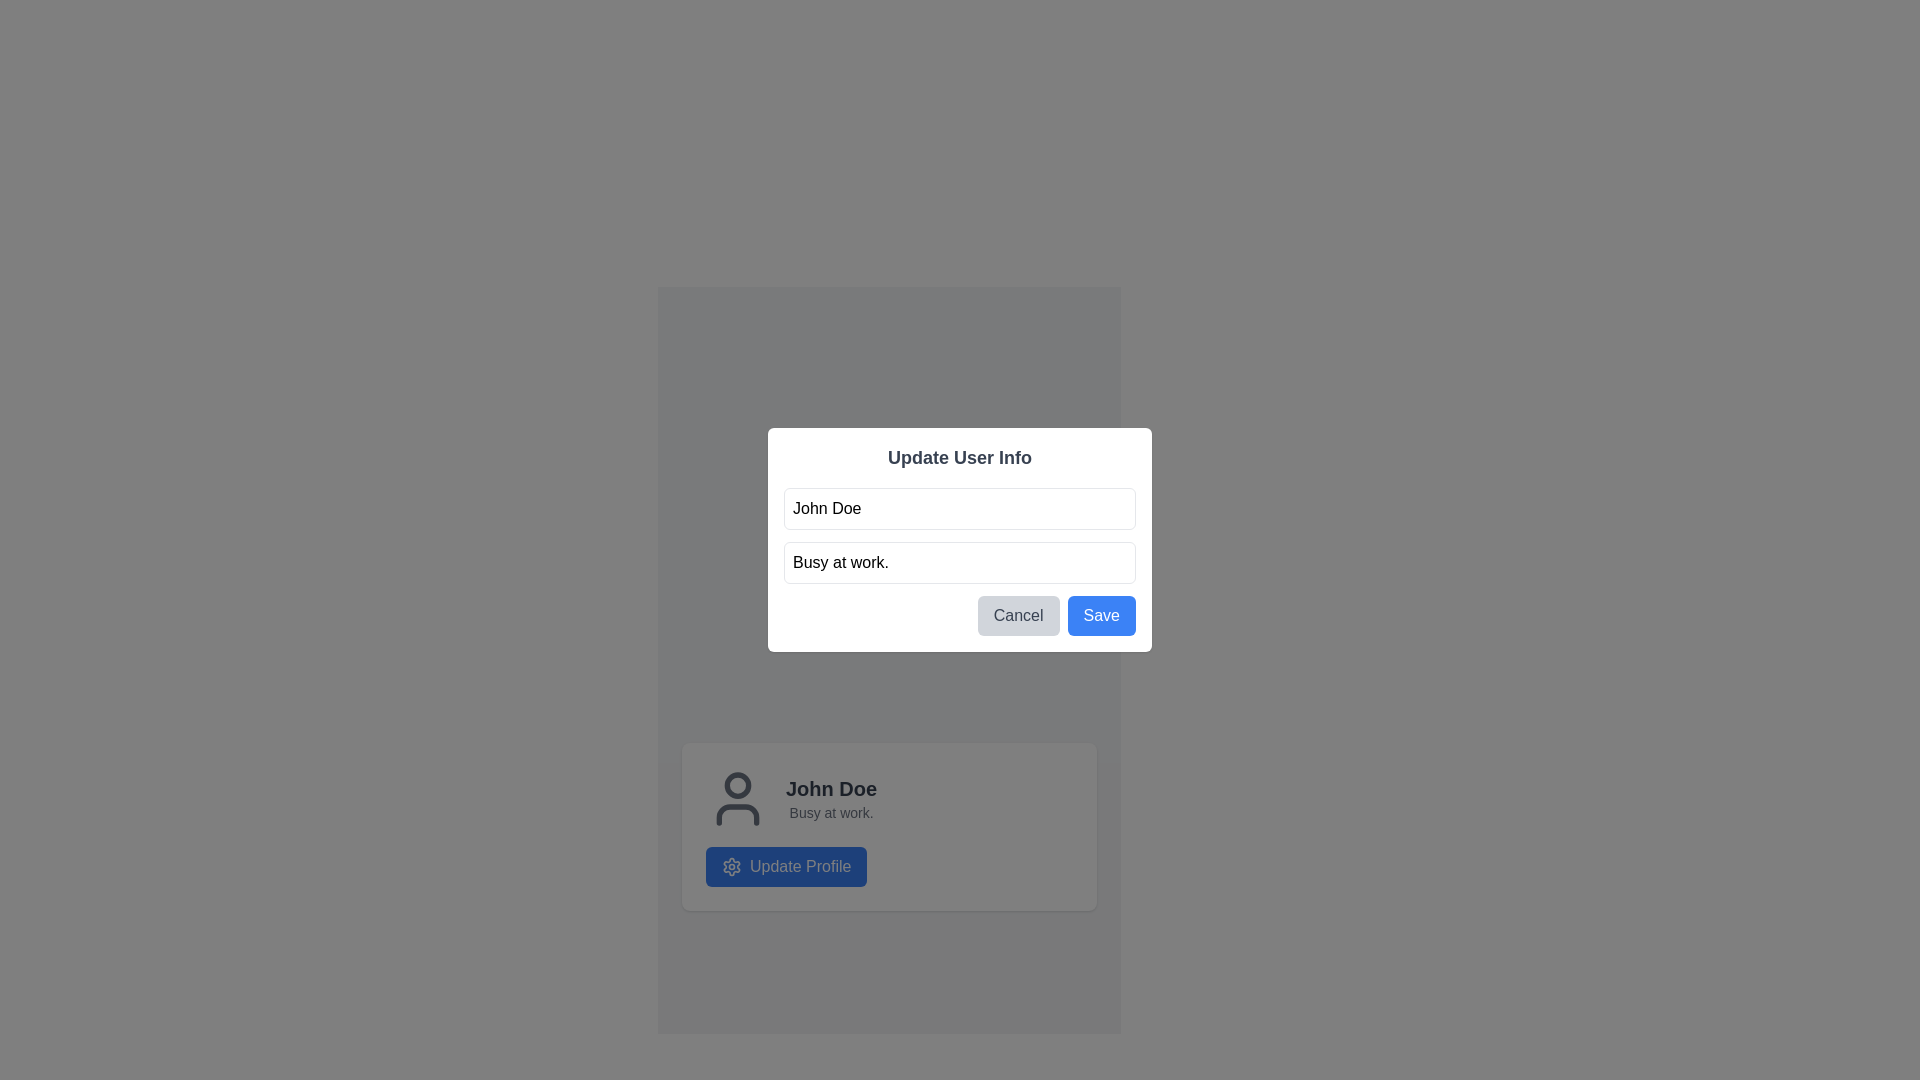  Describe the element at coordinates (730, 866) in the screenshot. I see `the Settings Cogwheel icon, which is located to the left of the 'Update Profile' text and is part of a group of elements with a blue background and white text` at that location.